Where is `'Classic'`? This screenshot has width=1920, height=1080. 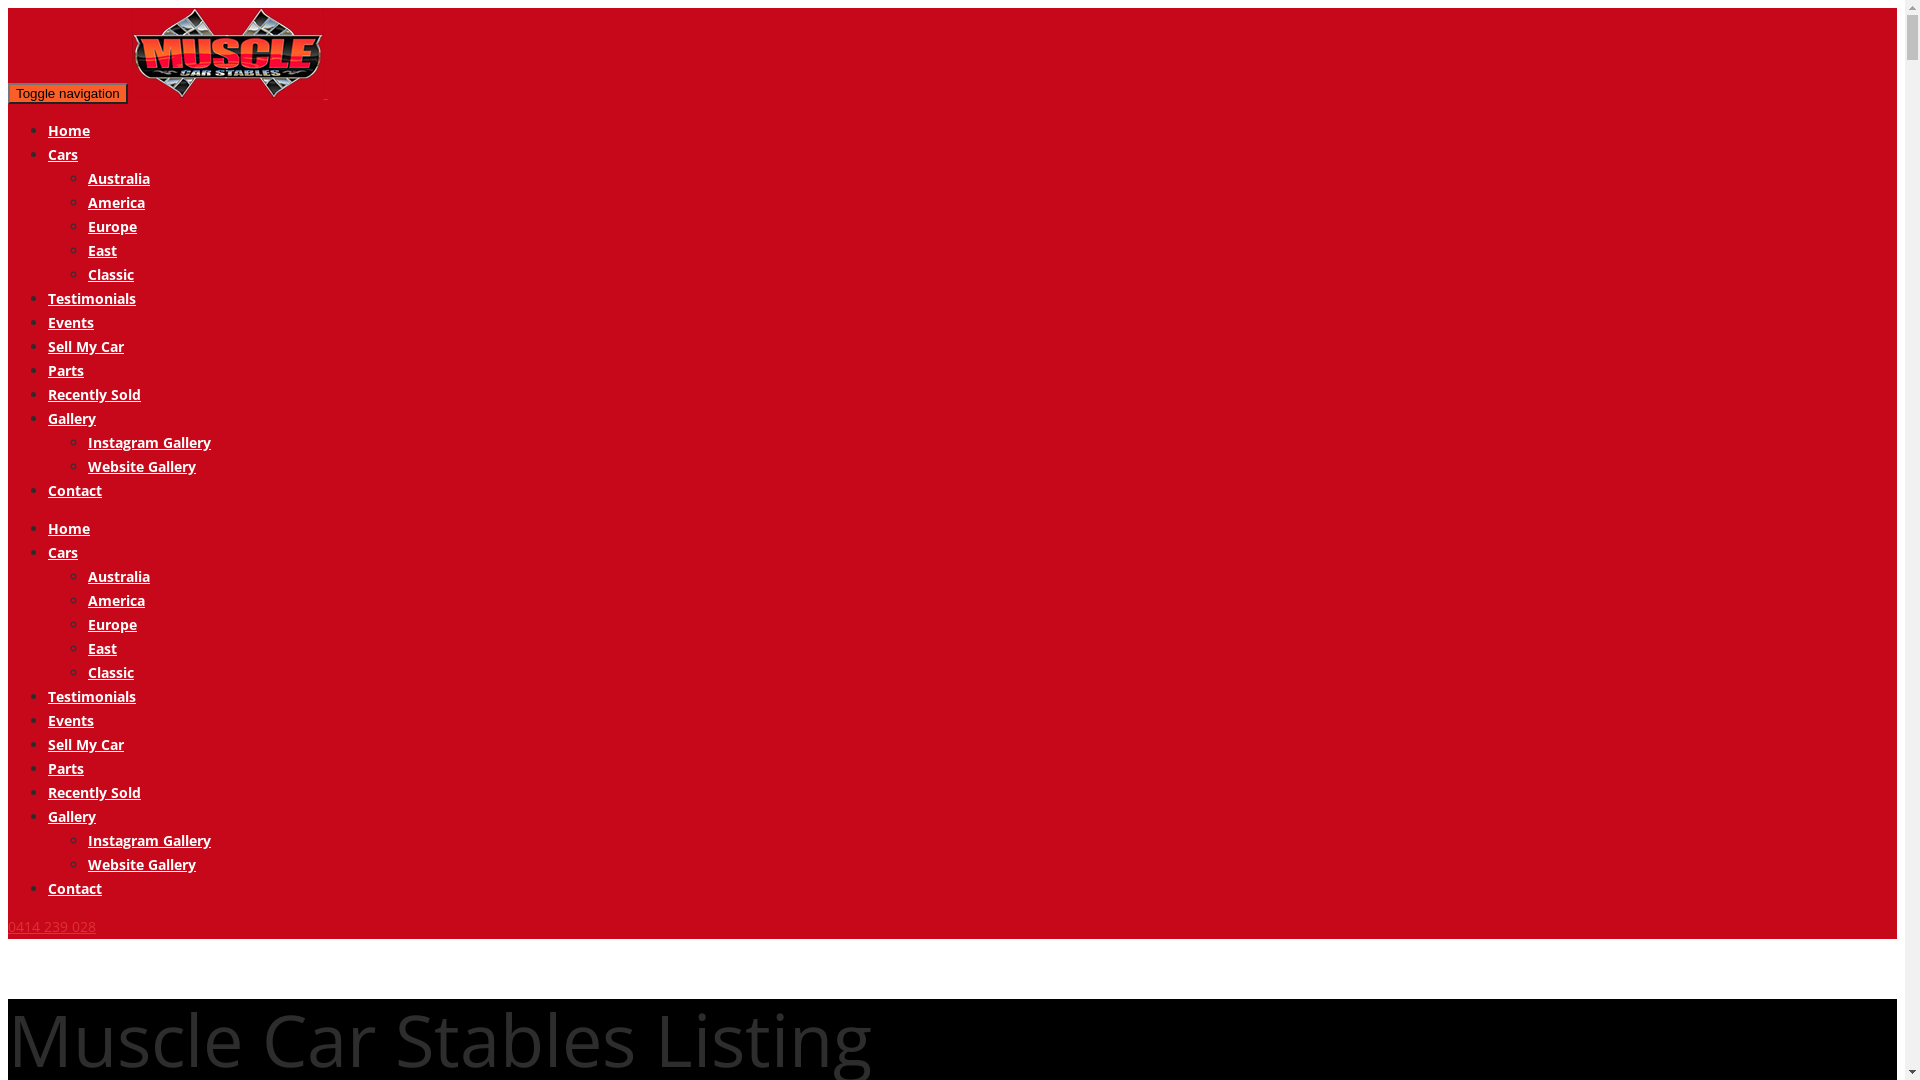 'Classic' is located at coordinates (109, 274).